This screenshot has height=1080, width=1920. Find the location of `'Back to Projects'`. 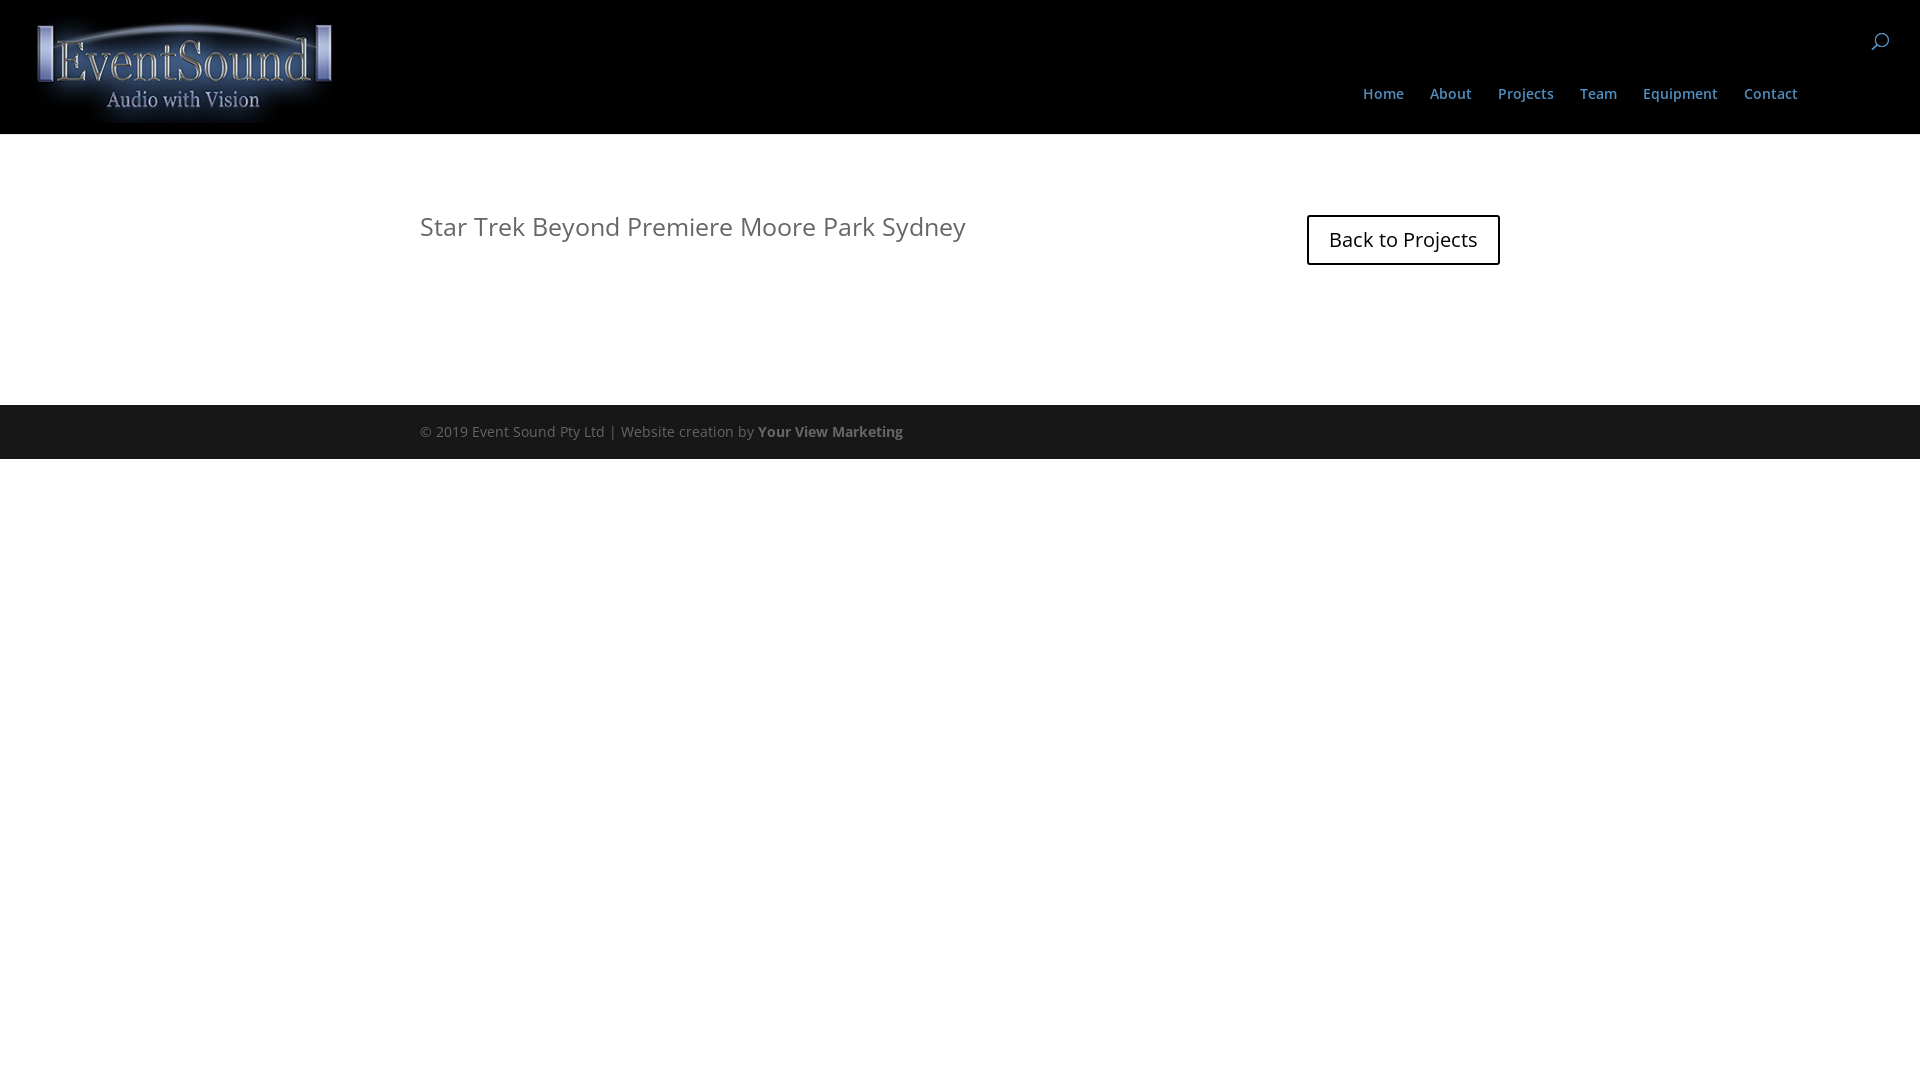

'Back to Projects' is located at coordinates (1306, 238).